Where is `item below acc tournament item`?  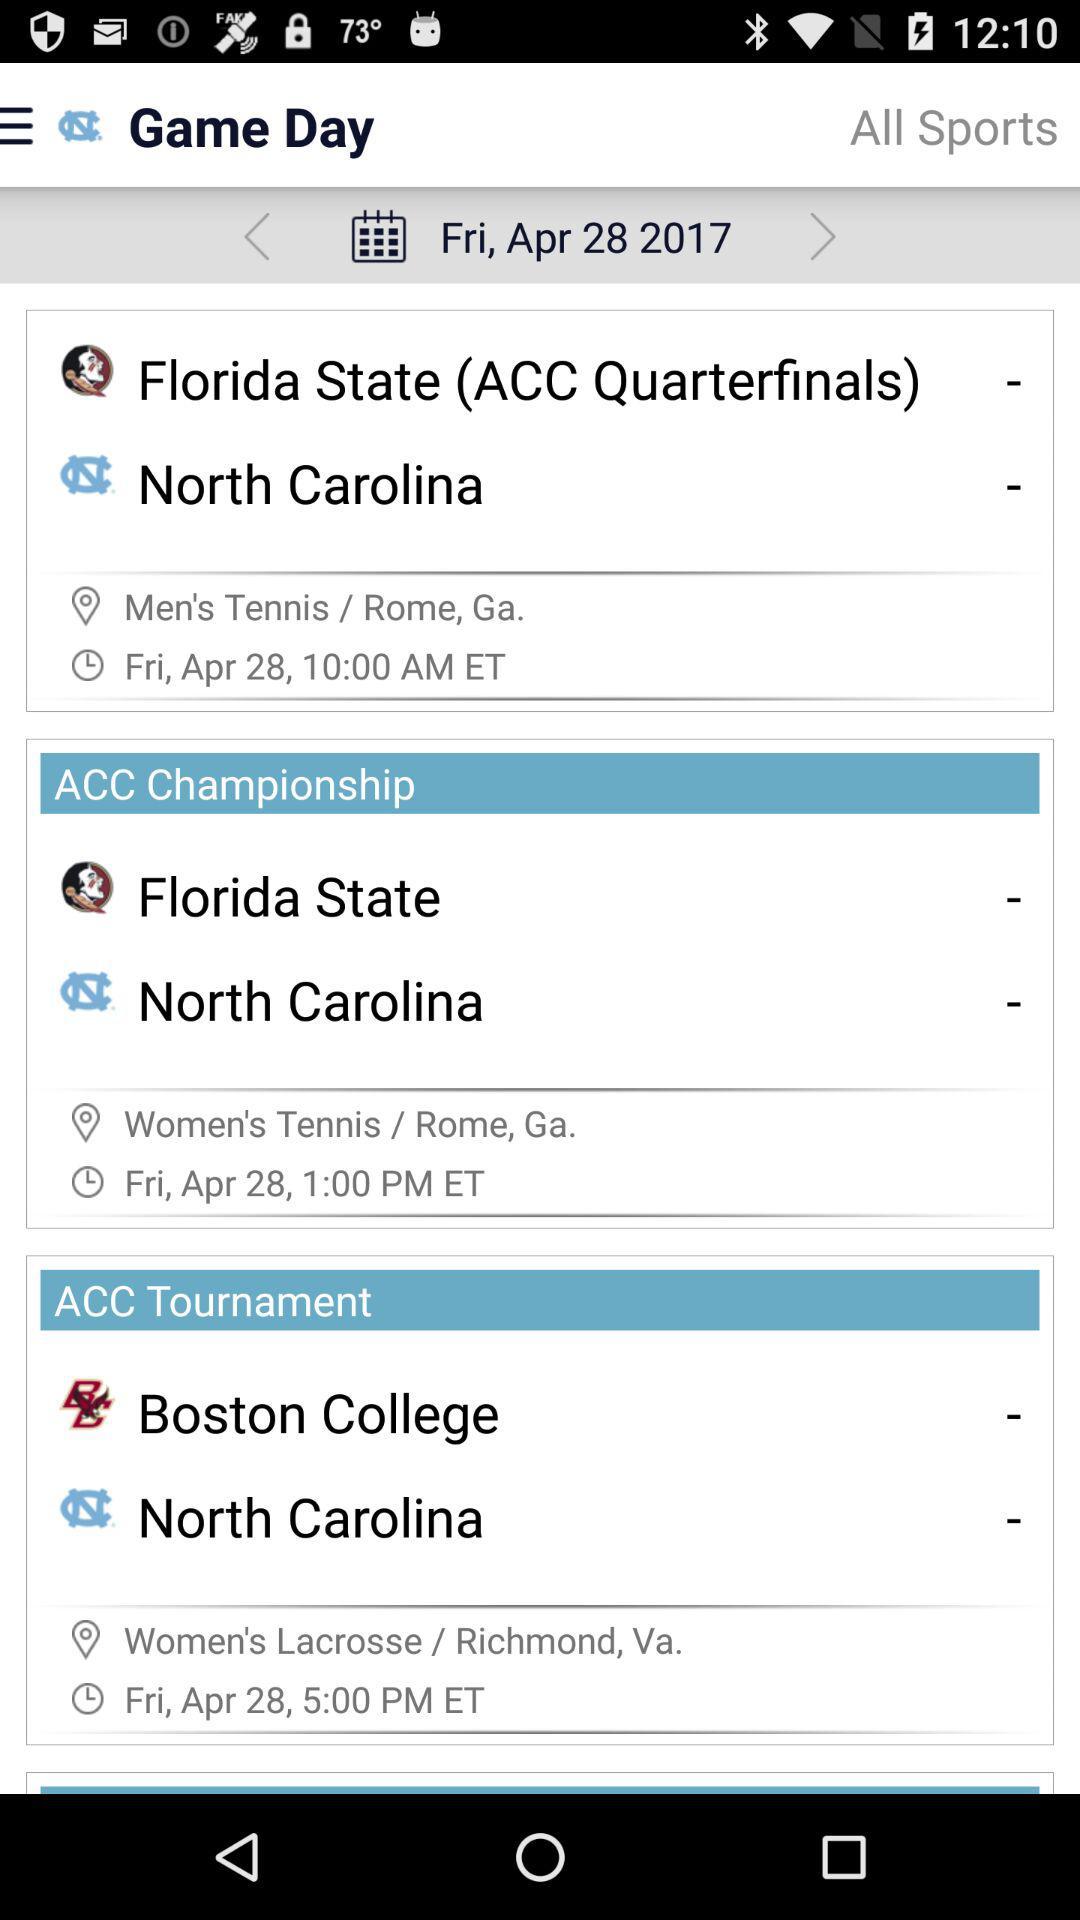
item below acc tournament item is located at coordinates (1014, 1410).